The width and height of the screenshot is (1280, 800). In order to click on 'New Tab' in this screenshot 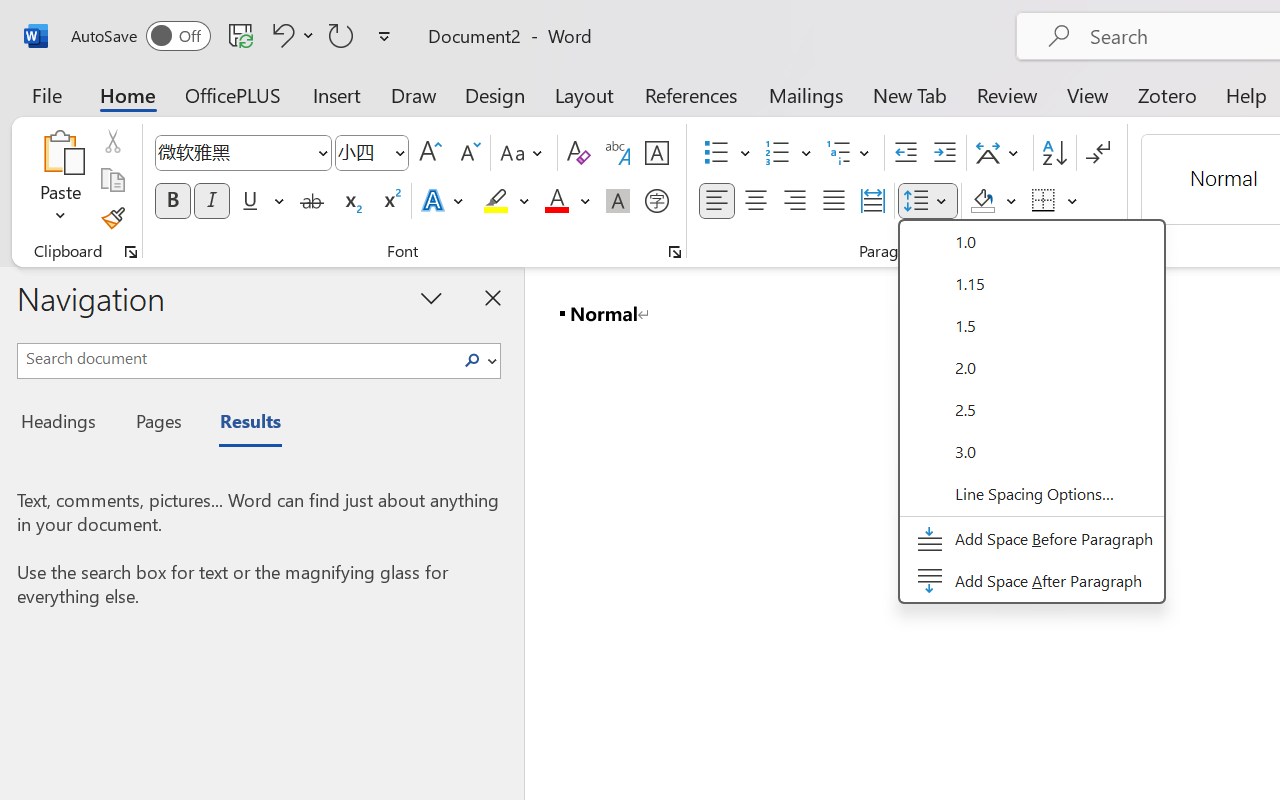, I will do `click(909, 94)`.